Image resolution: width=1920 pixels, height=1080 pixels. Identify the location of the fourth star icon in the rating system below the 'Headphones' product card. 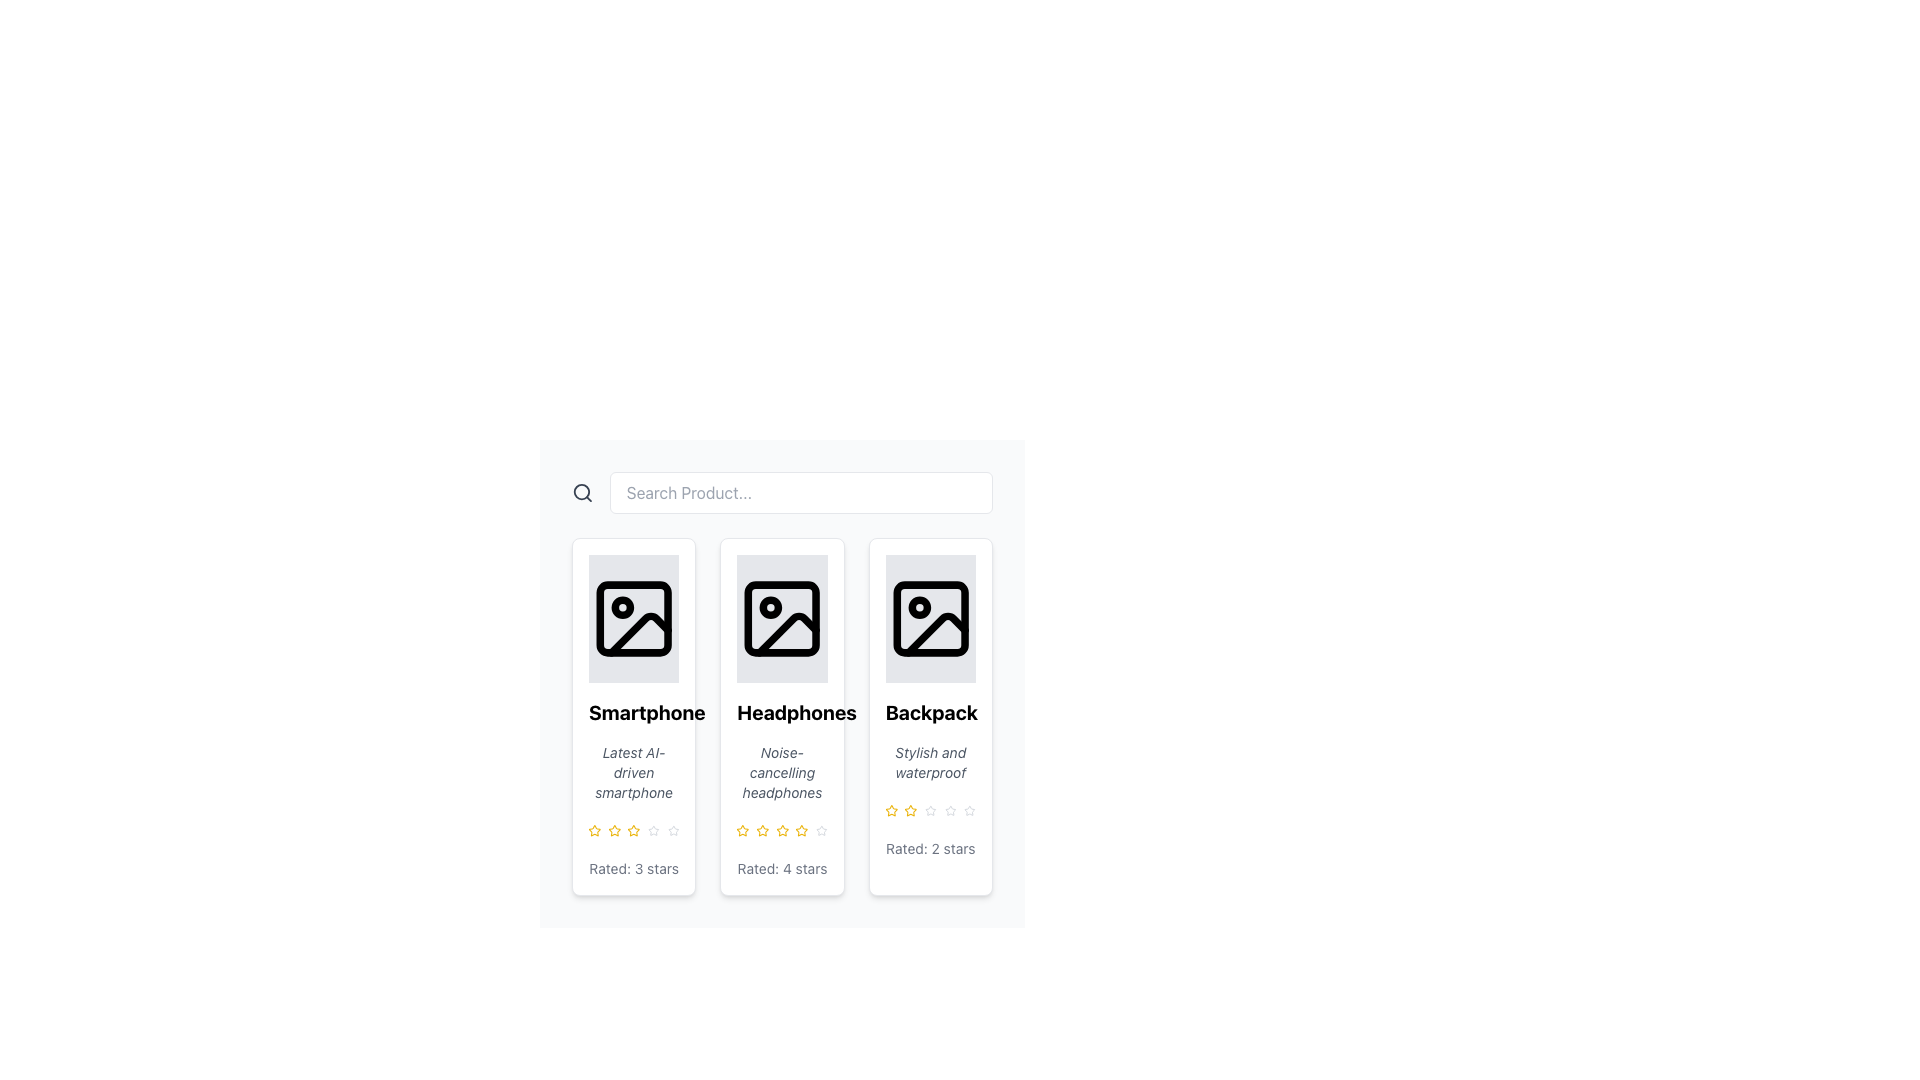
(781, 830).